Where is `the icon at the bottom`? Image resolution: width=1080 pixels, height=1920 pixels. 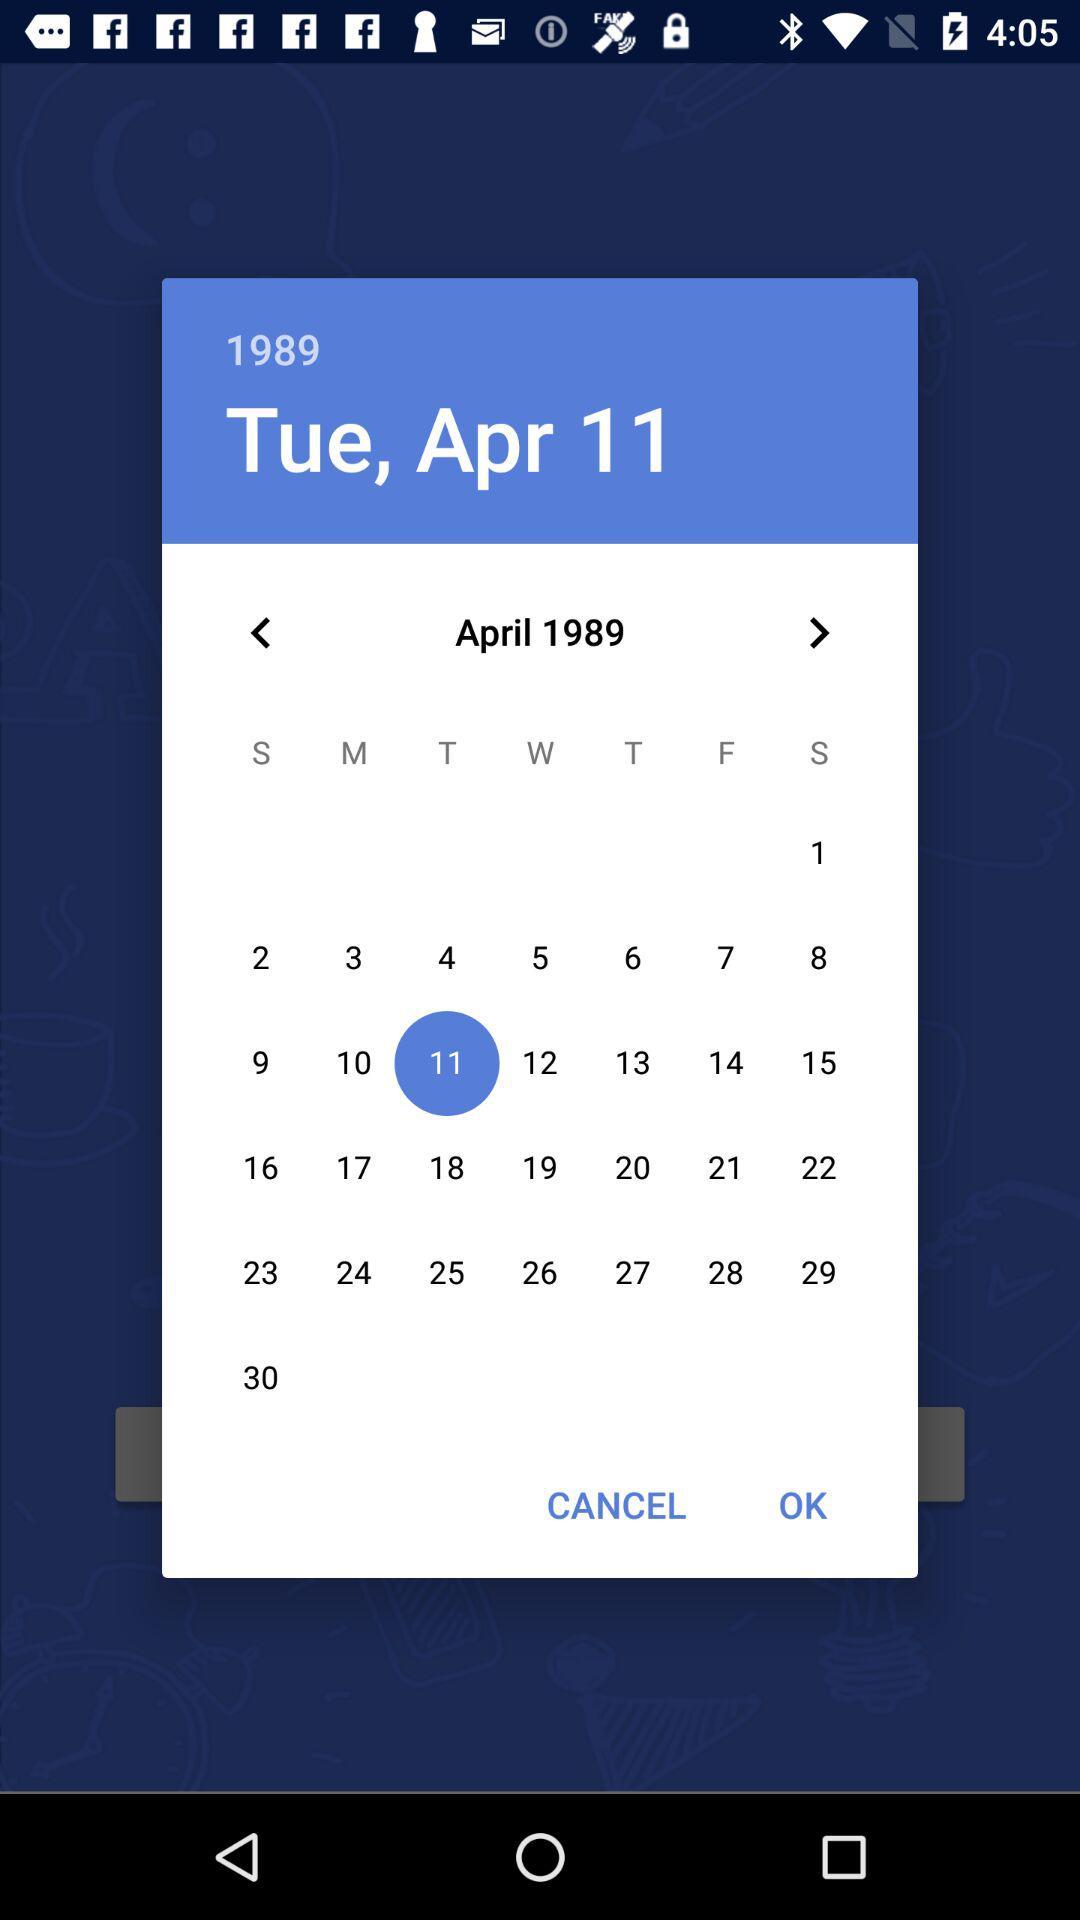 the icon at the bottom is located at coordinates (615, 1504).